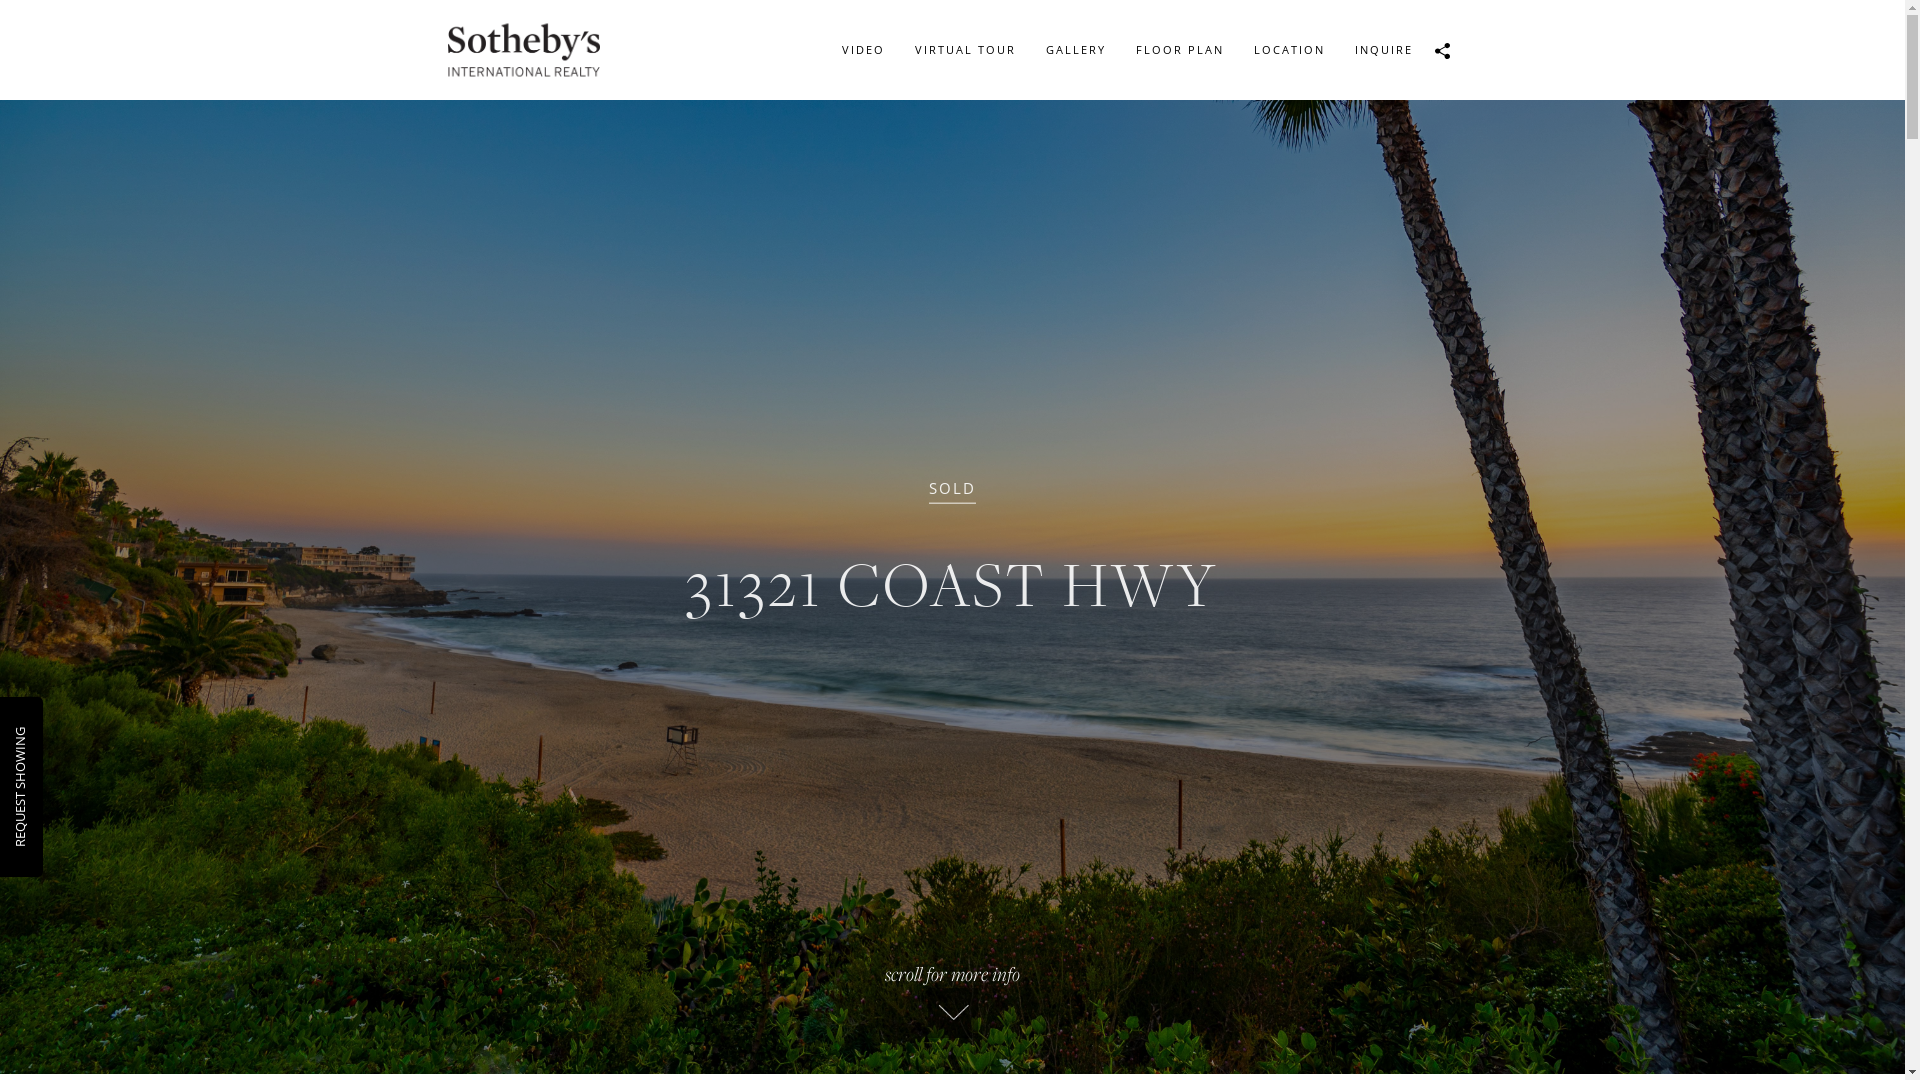 This screenshot has width=1920, height=1080. Describe the element at coordinates (1288, 49) in the screenshot. I see `'LOCATION'` at that location.